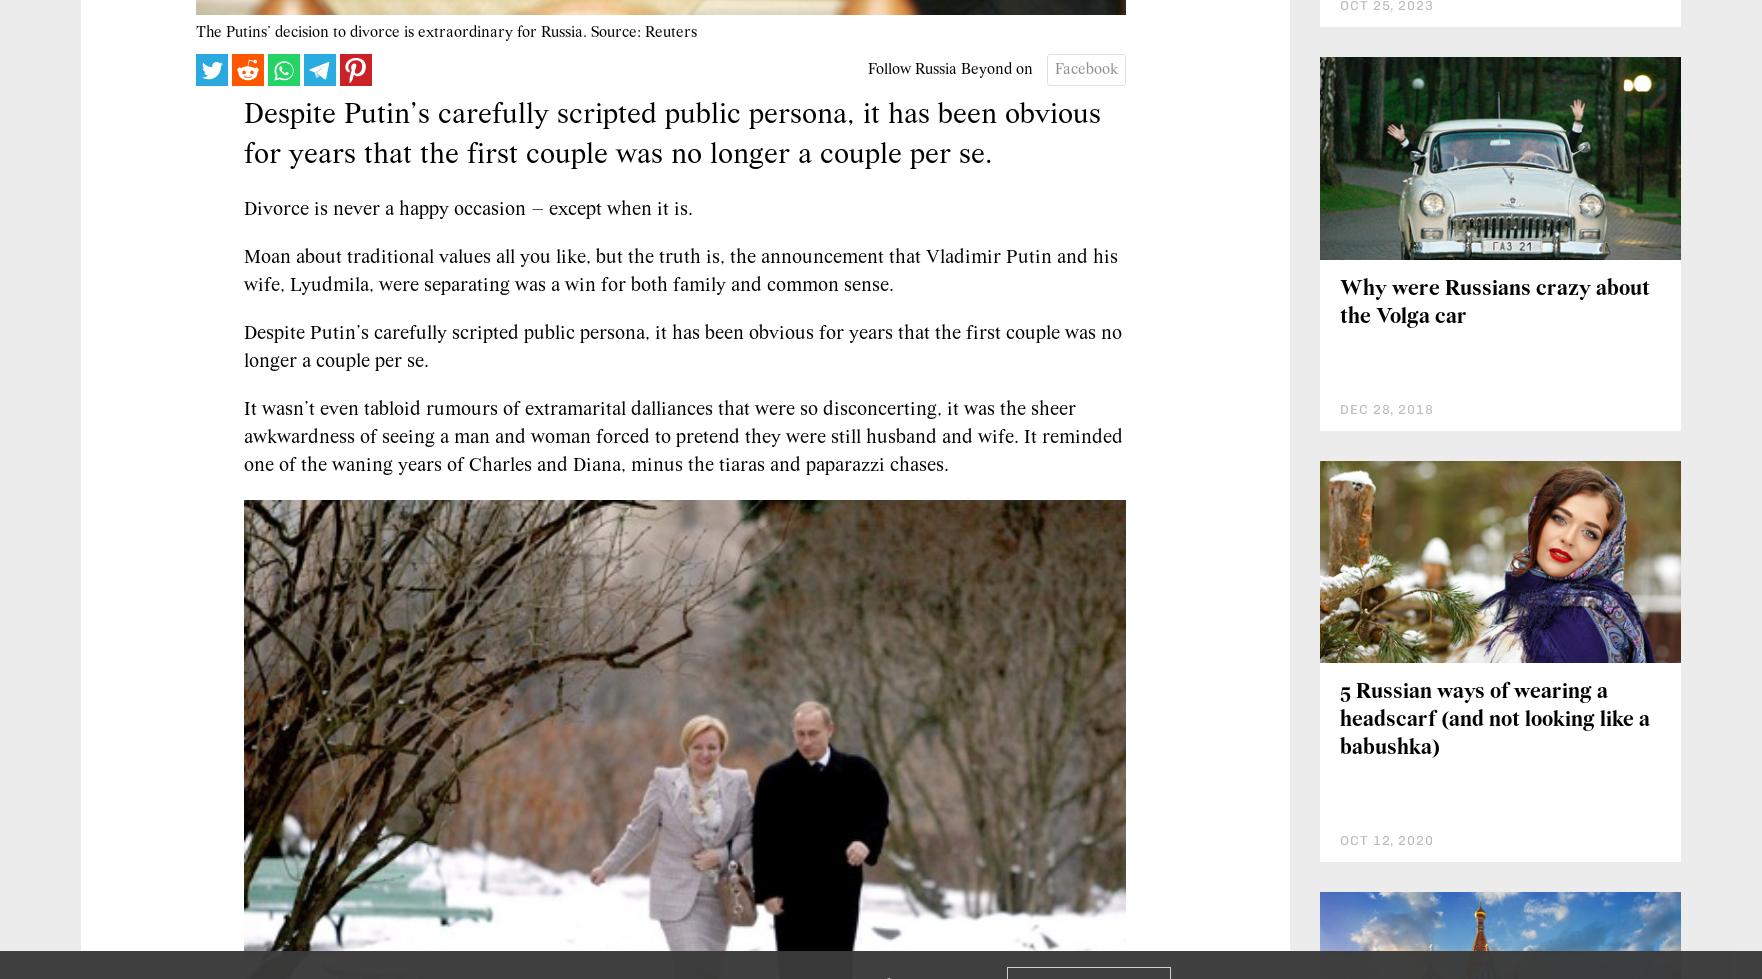 This screenshot has height=979, width=1762. Describe the element at coordinates (681, 348) in the screenshot. I see `'Despite Putin’s carefully scripted public
persona, it has been obvious for years that the first couple was no longer a
couple per se.'` at that location.